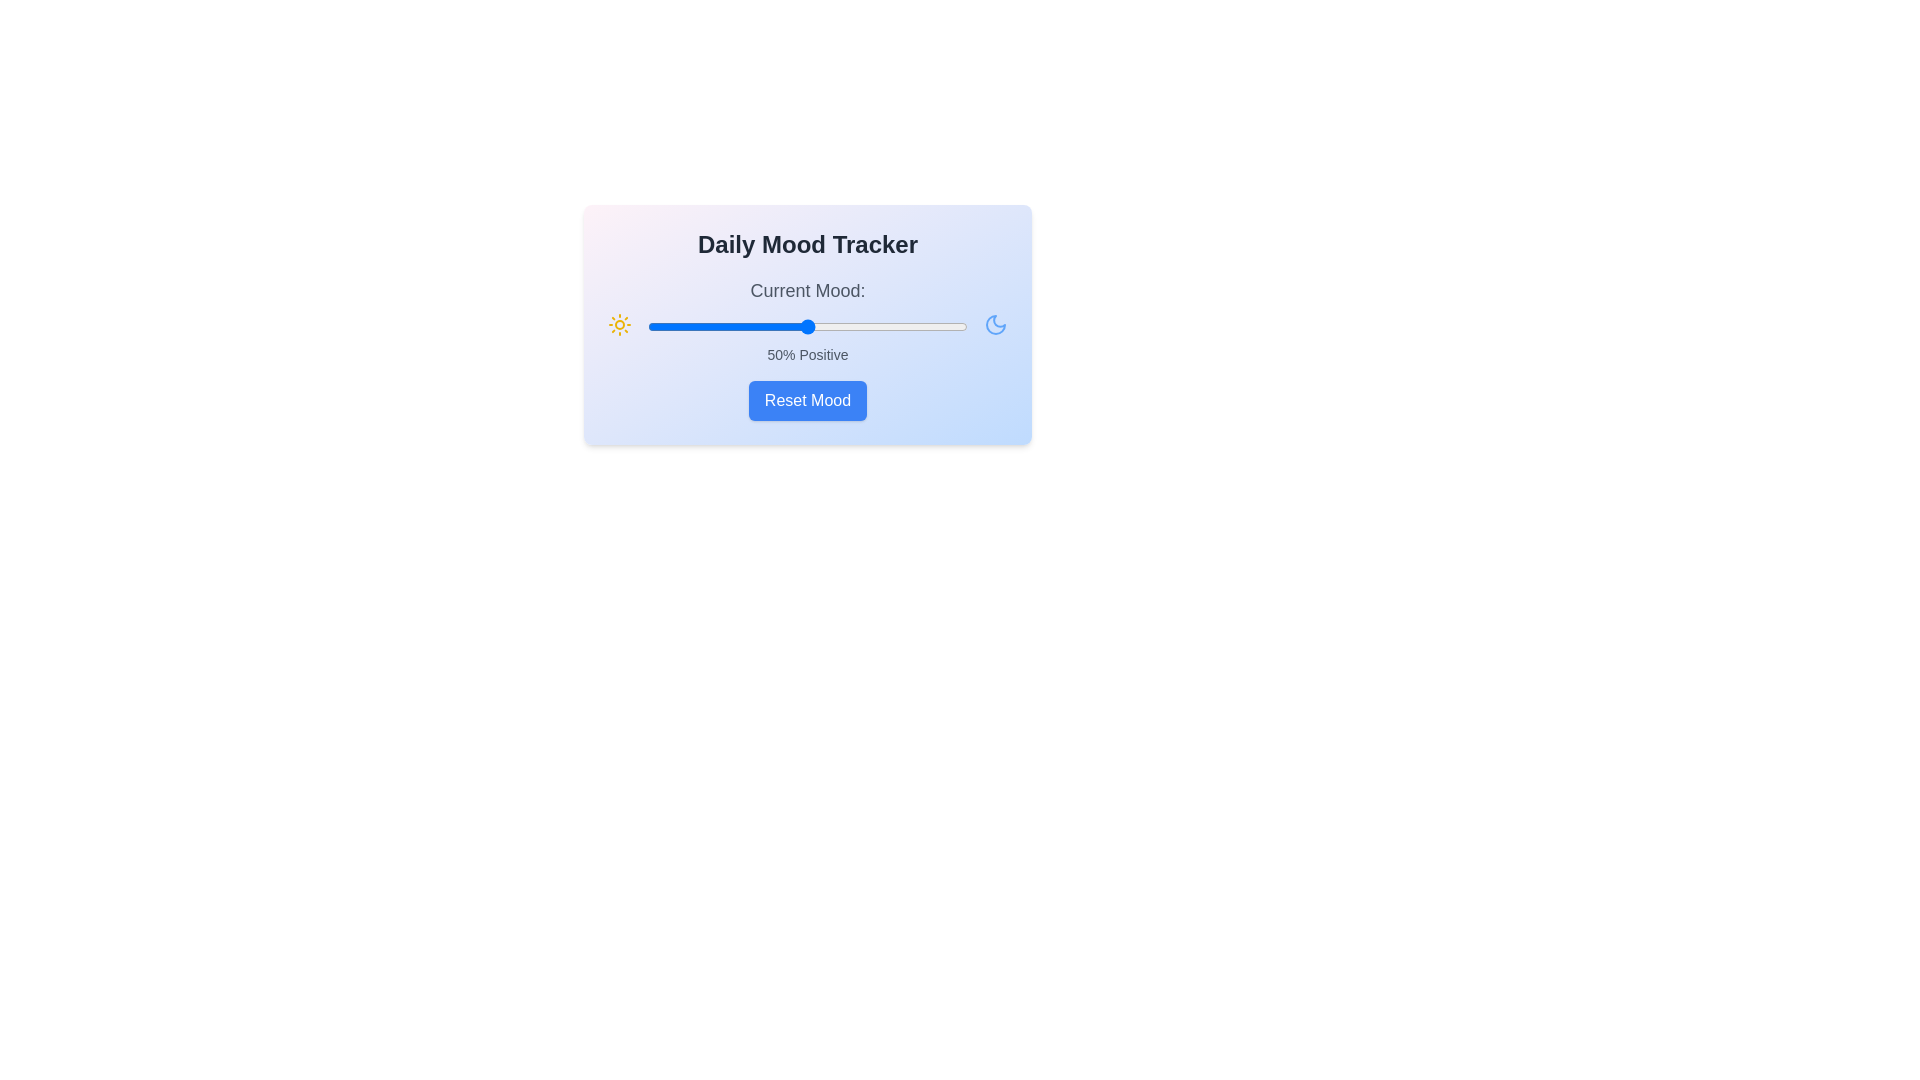 The image size is (1920, 1080). What do you see at coordinates (654, 326) in the screenshot?
I see `mood rating` at bounding box center [654, 326].